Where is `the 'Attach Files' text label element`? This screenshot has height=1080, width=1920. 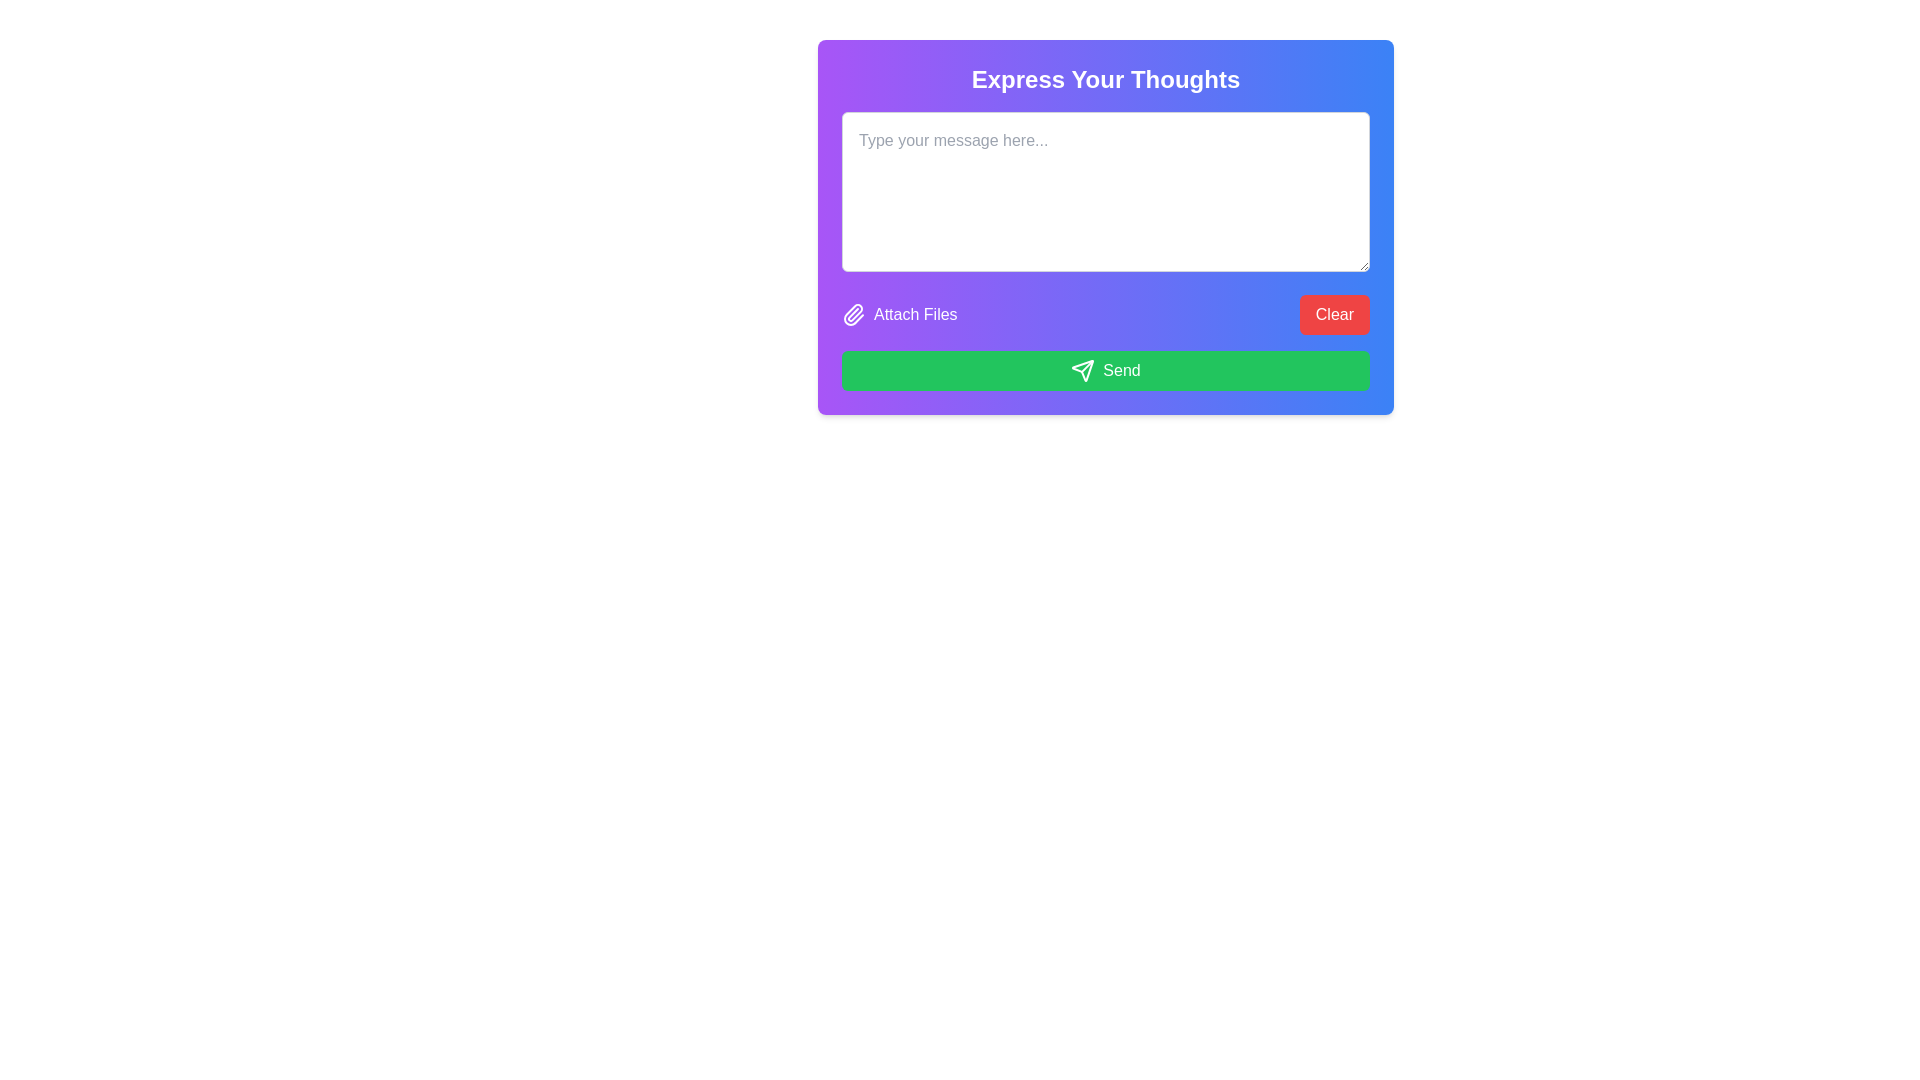 the 'Attach Files' text label element is located at coordinates (914, 315).